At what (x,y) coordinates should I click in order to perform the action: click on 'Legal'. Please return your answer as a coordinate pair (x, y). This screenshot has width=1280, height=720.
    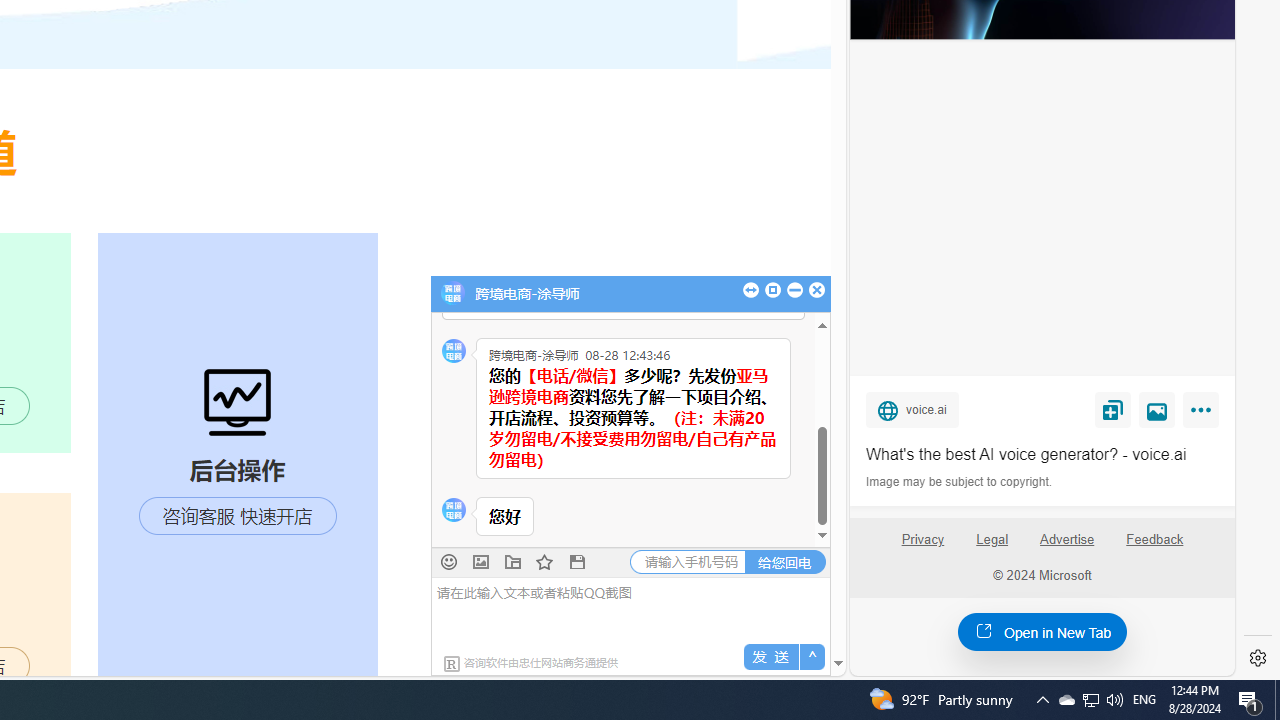
    Looking at the image, I should click on (992, 538).